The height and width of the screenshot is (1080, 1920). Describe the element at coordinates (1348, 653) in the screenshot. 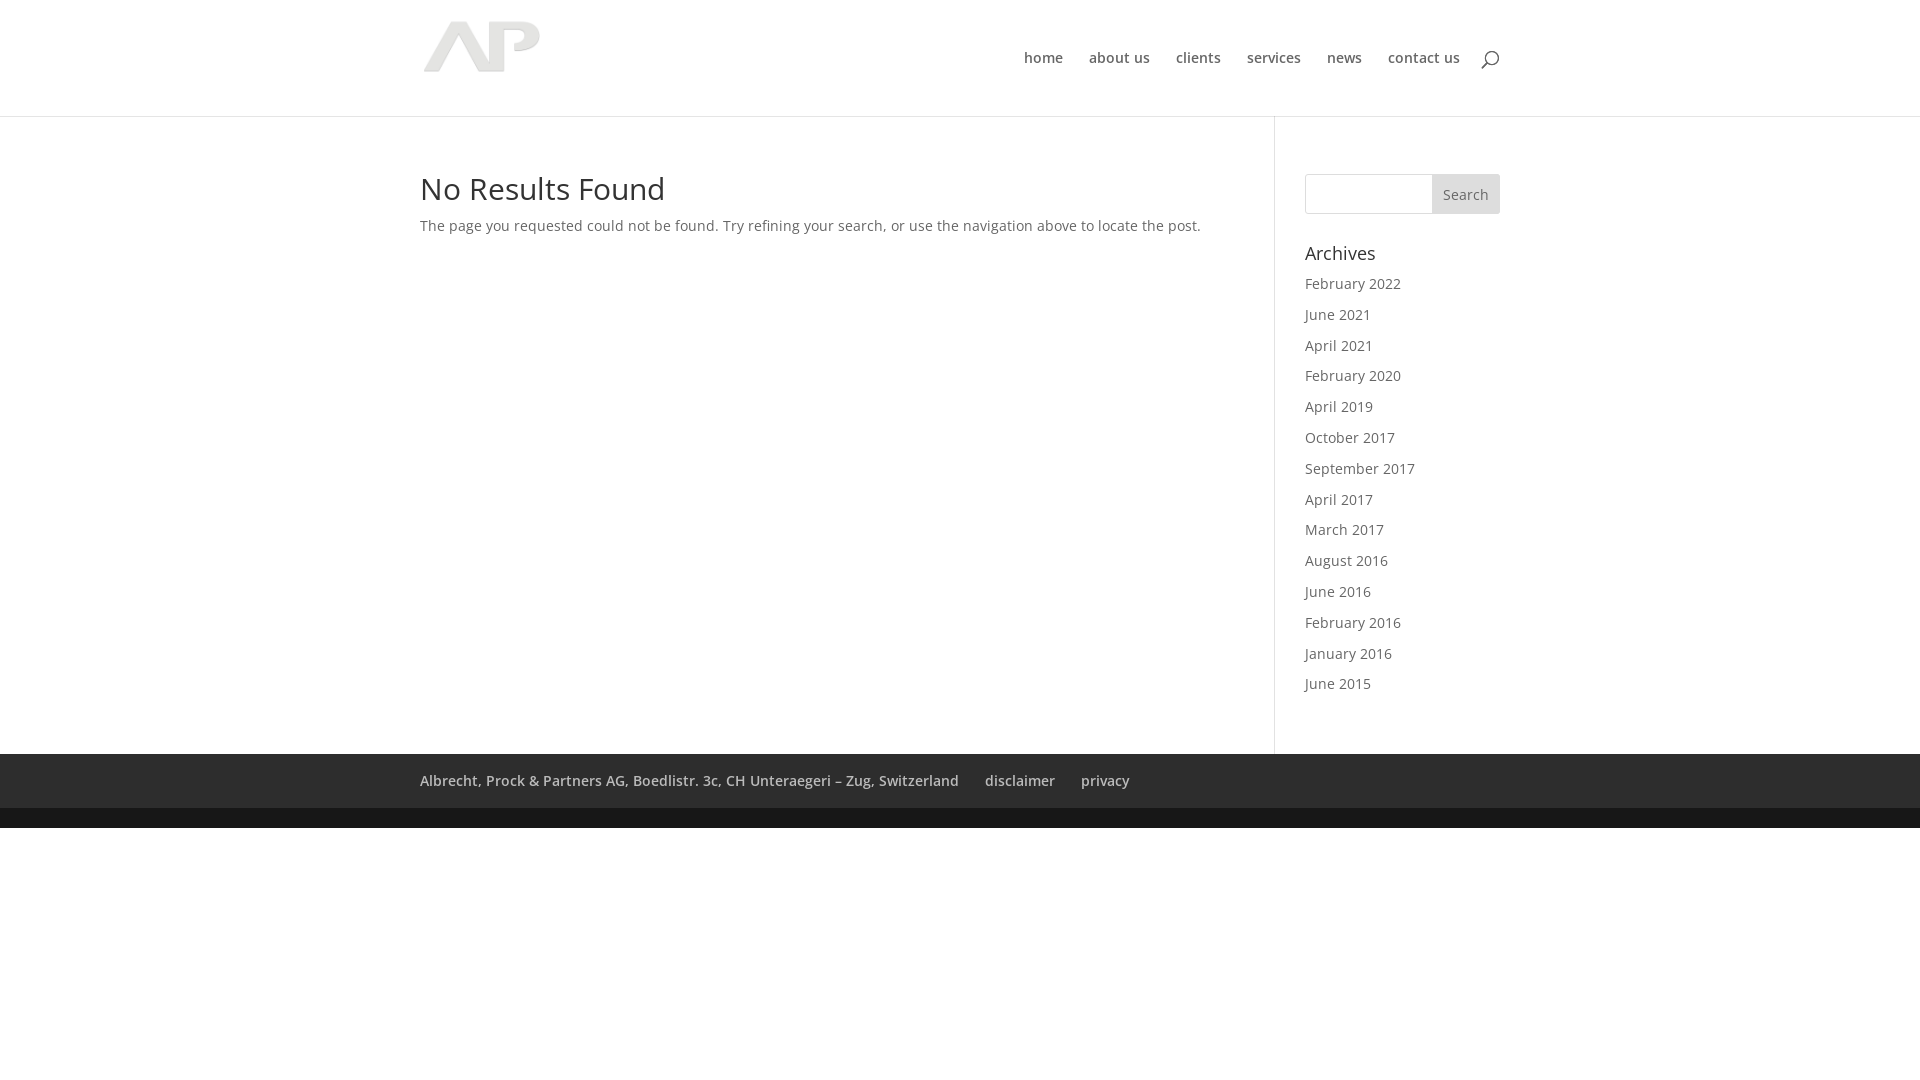

I see `'January 2016'` at that location.